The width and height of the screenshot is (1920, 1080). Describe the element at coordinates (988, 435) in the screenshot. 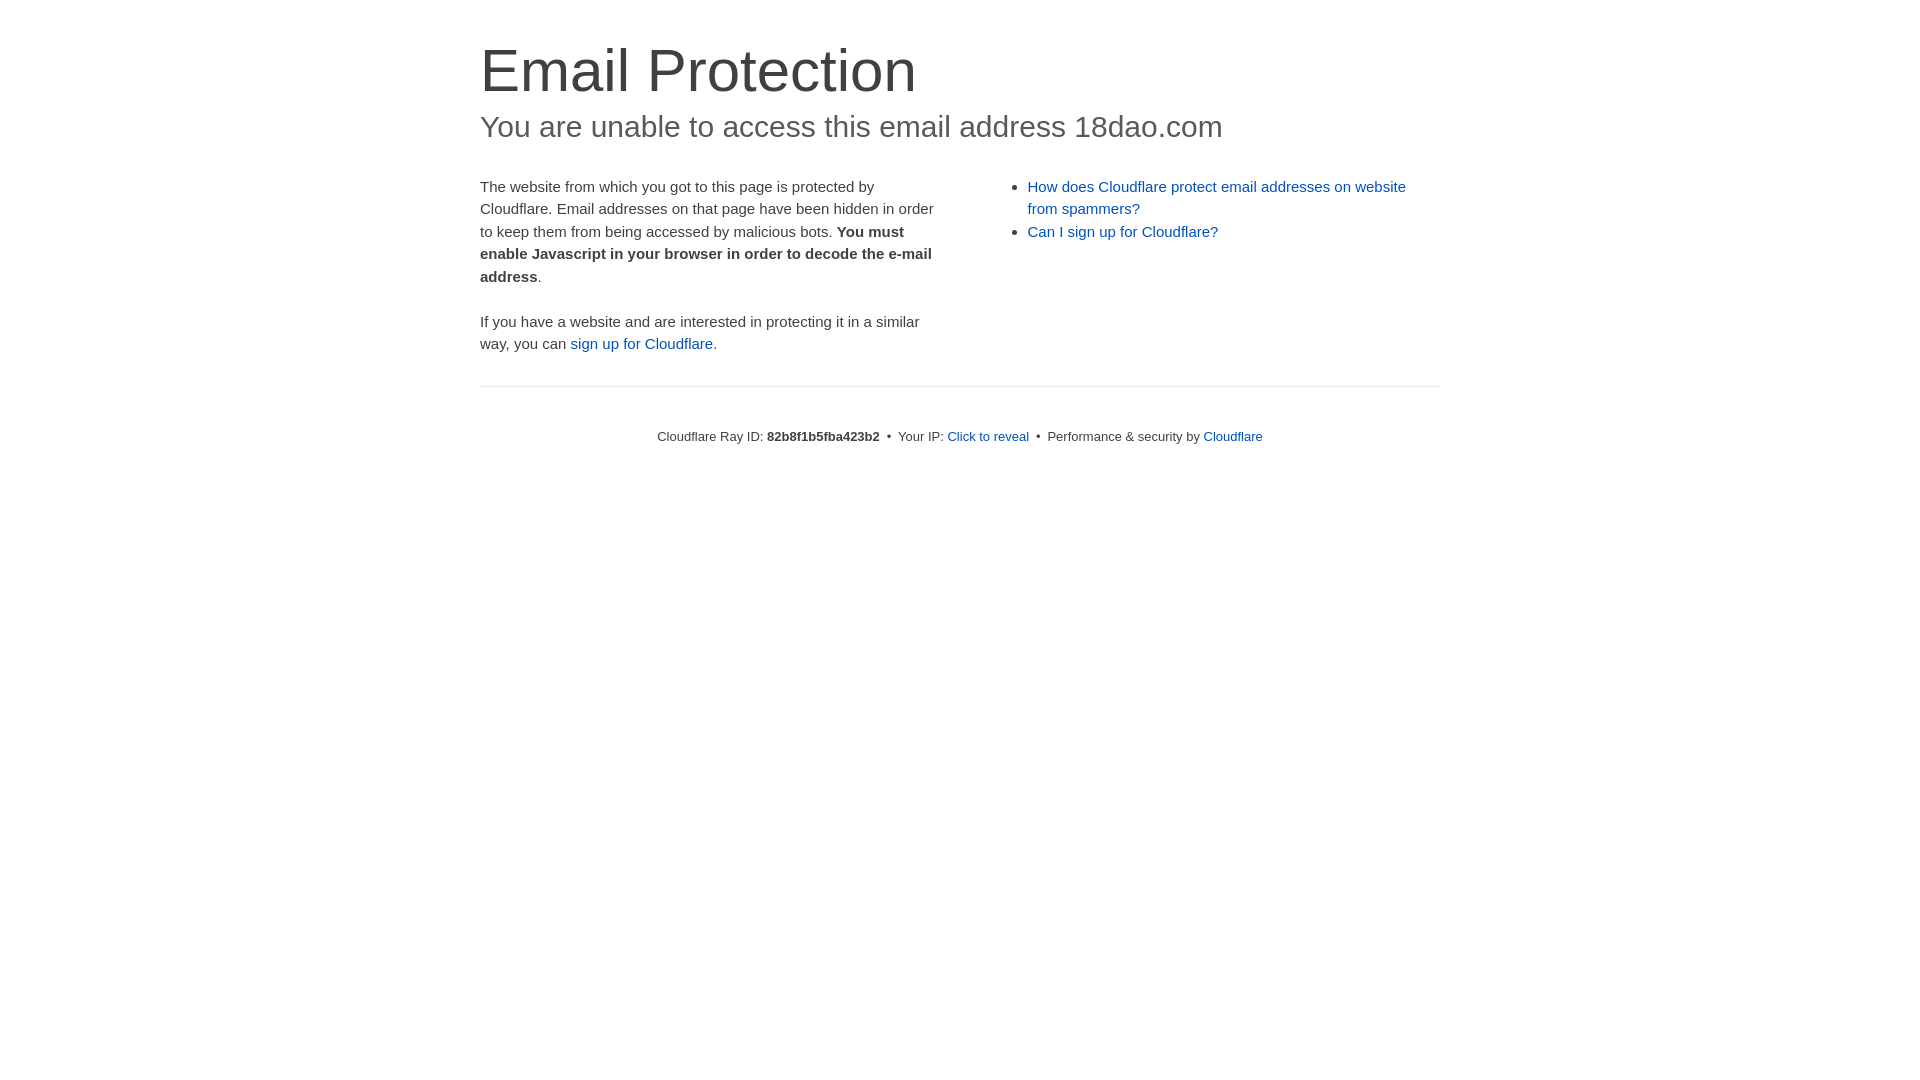

I see `'Click to reveal'` at that location.